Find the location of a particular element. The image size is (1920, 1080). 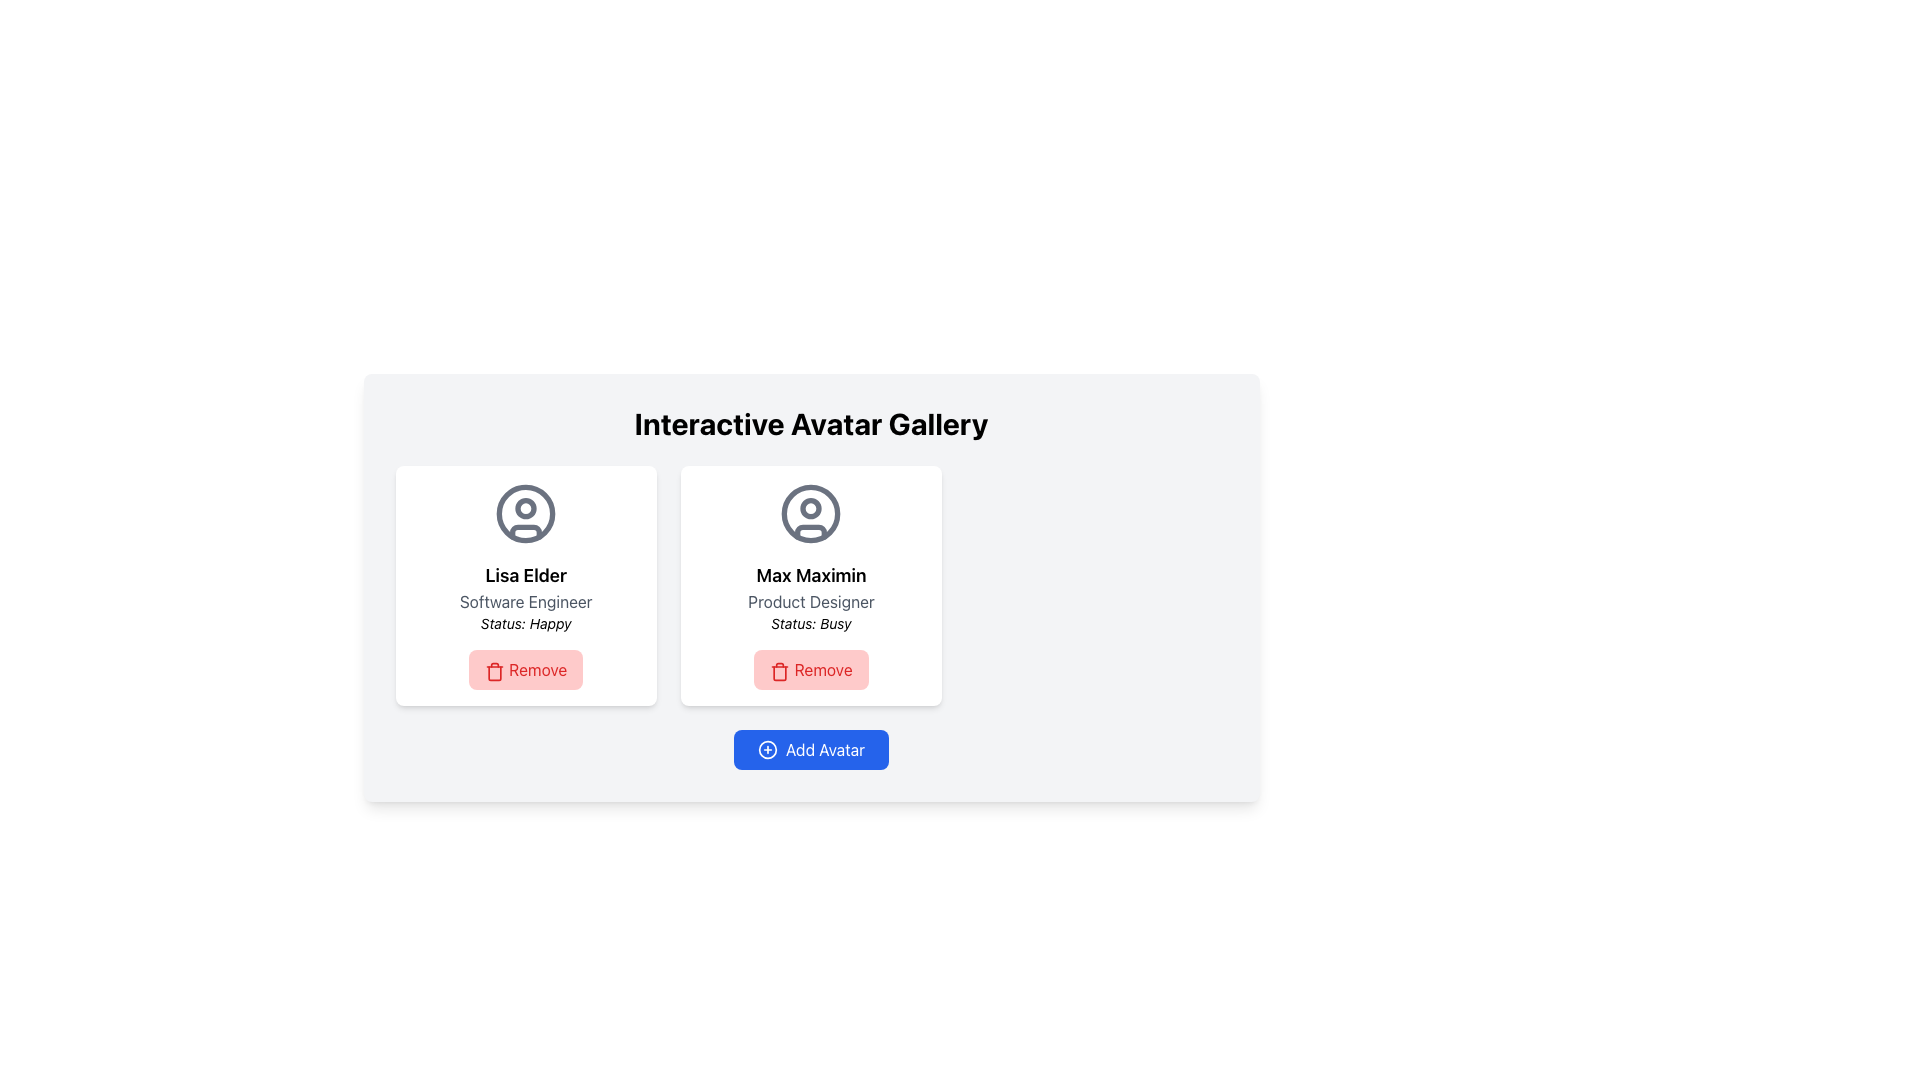

the red button below the avatar and descriptive text ('Max Maximin - Product Designer - Status: Busy') on the second profile card in the 'Interactive Avatar Gallery' is located at coordinates (811, 670).